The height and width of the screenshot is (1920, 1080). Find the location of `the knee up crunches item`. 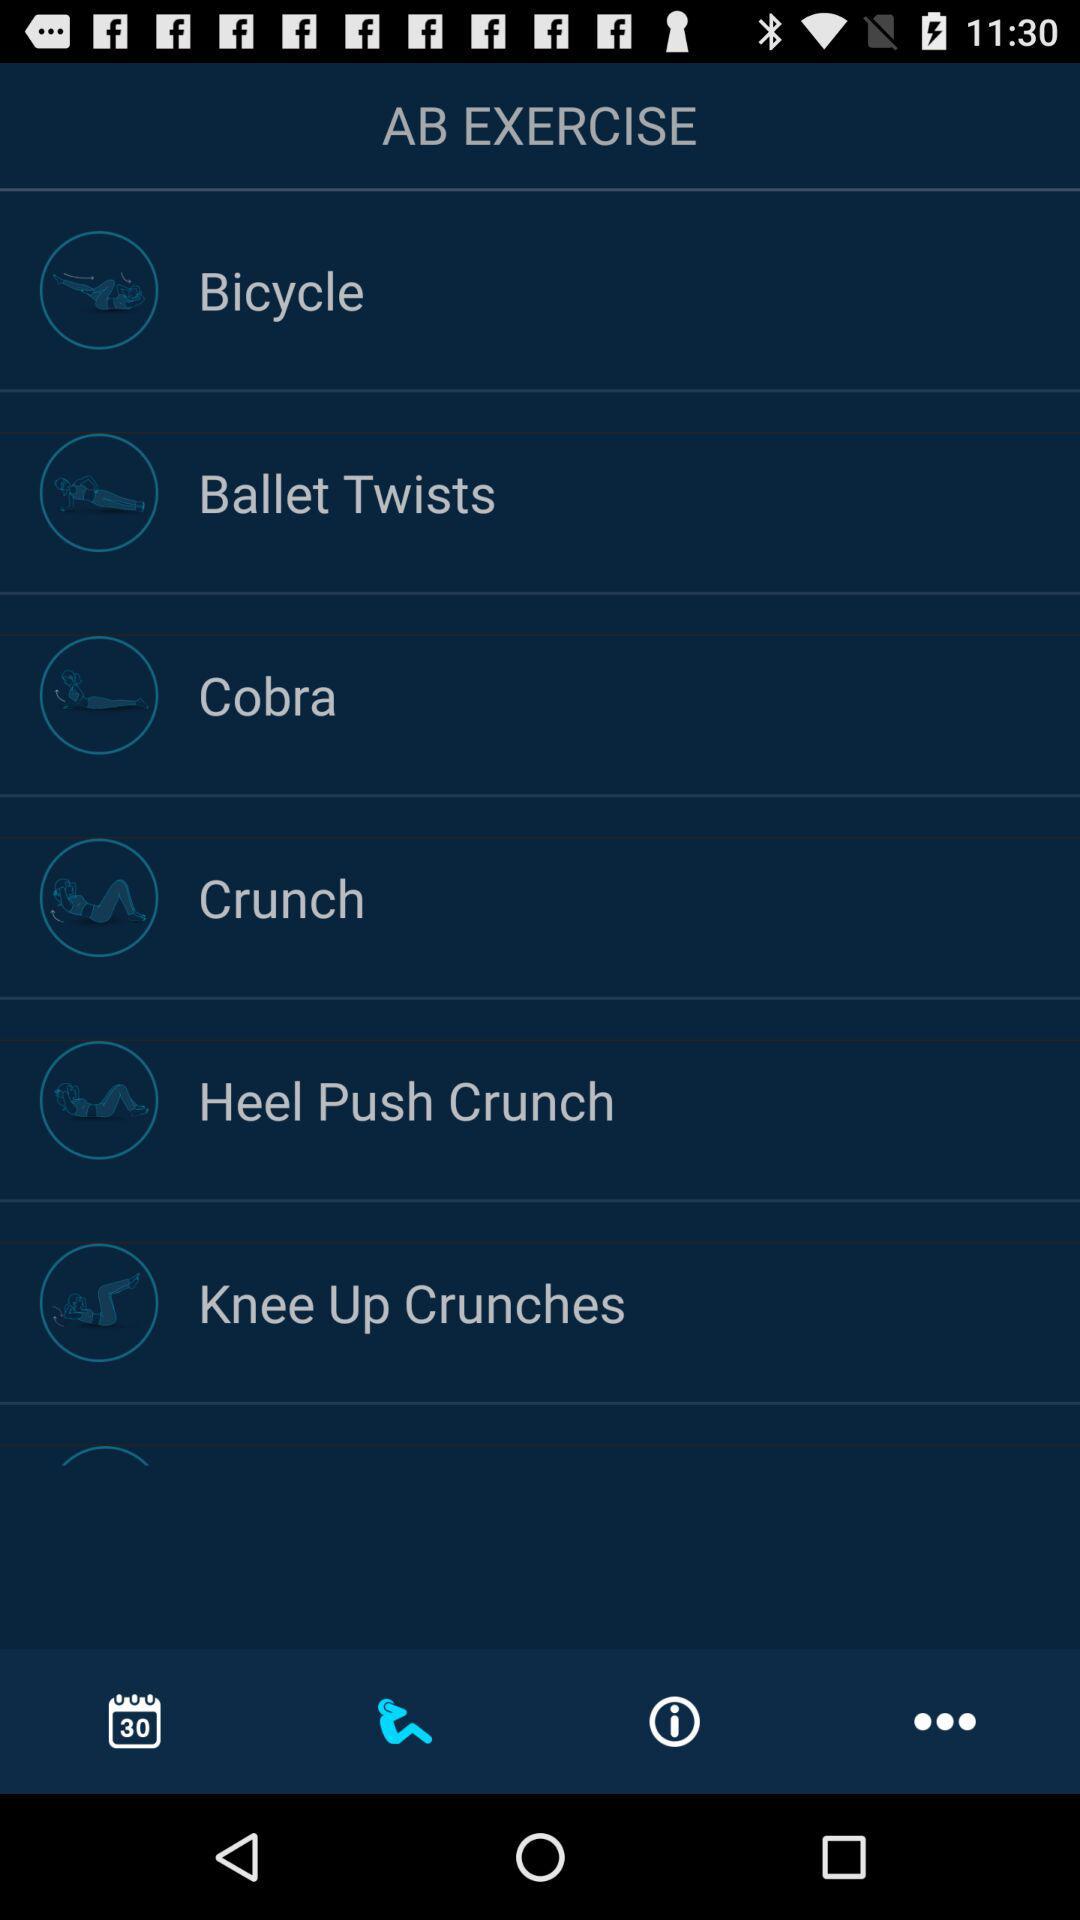

the knee up crunches item is located at coordinates (639, 1302).